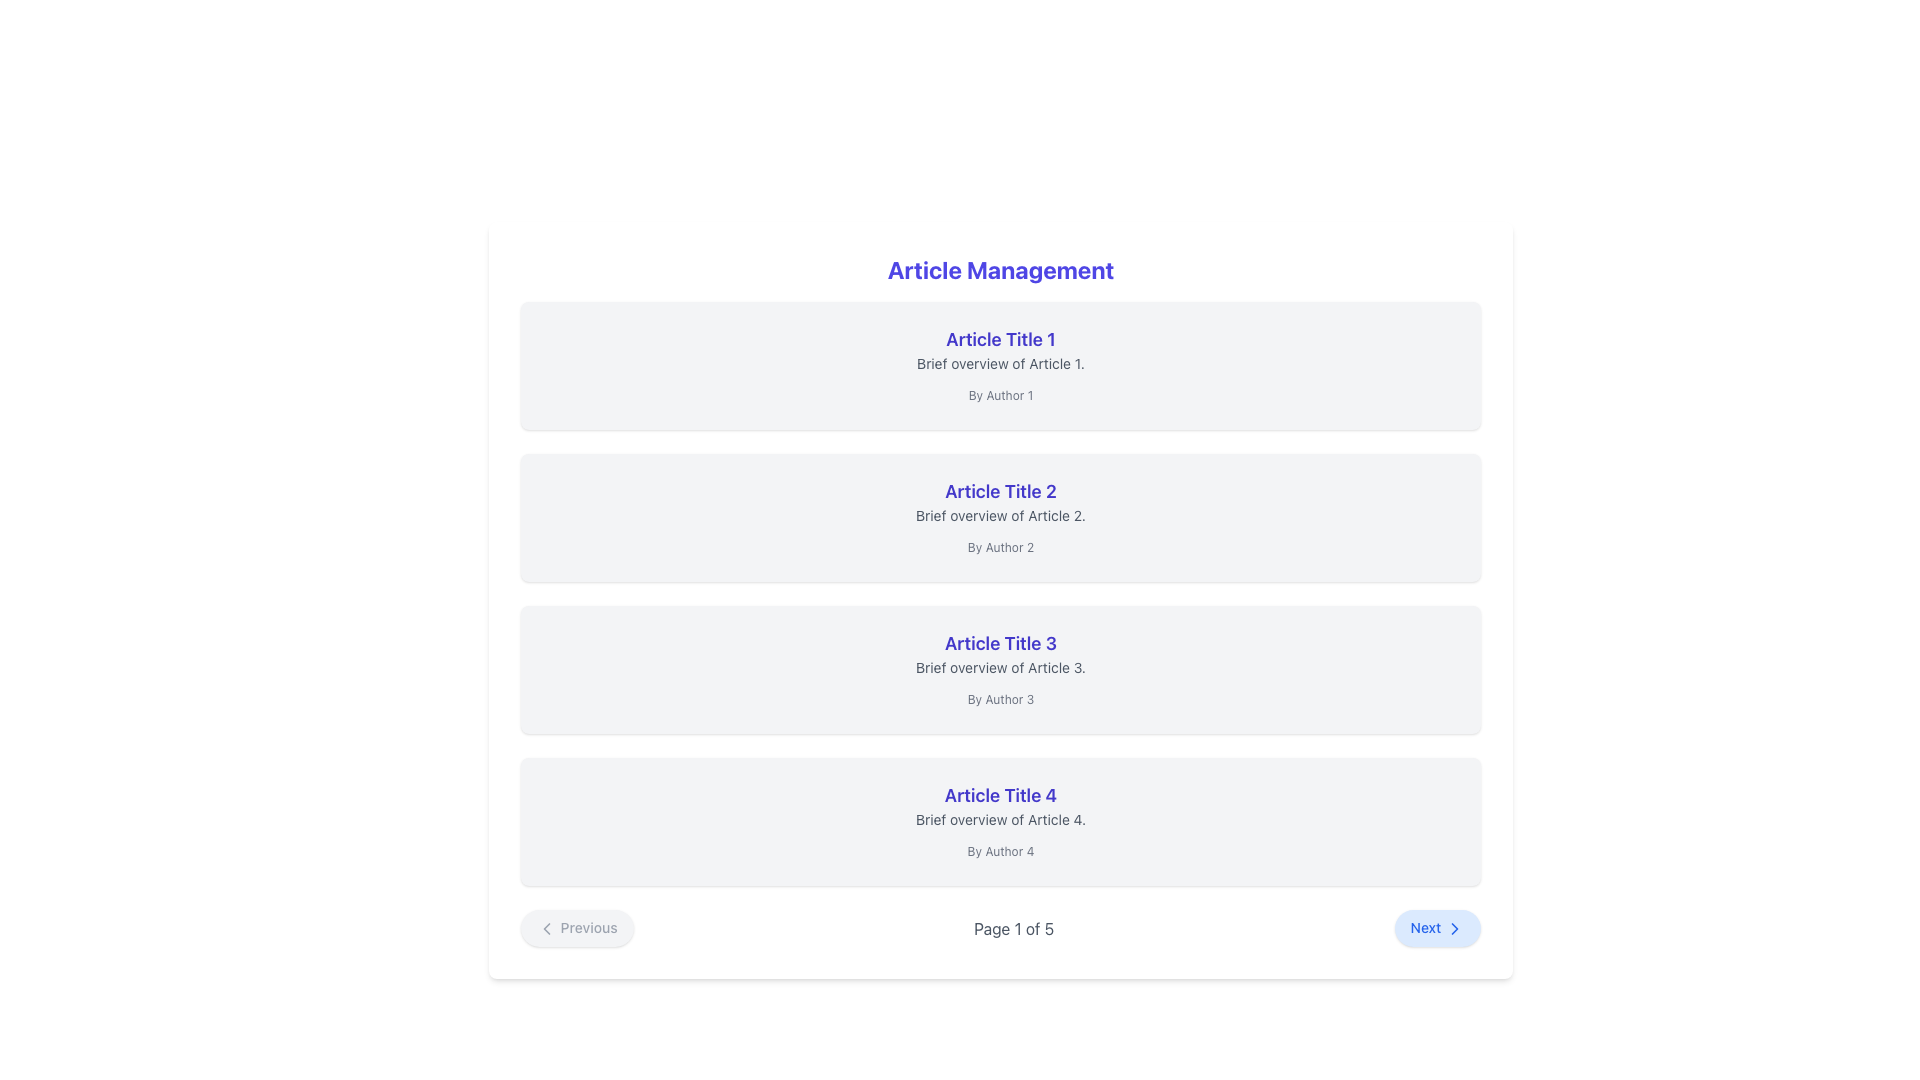  I want to click on title displayed in the text label at the top-center of the listing card titled 'Article Title 1', so click(1001, 338).